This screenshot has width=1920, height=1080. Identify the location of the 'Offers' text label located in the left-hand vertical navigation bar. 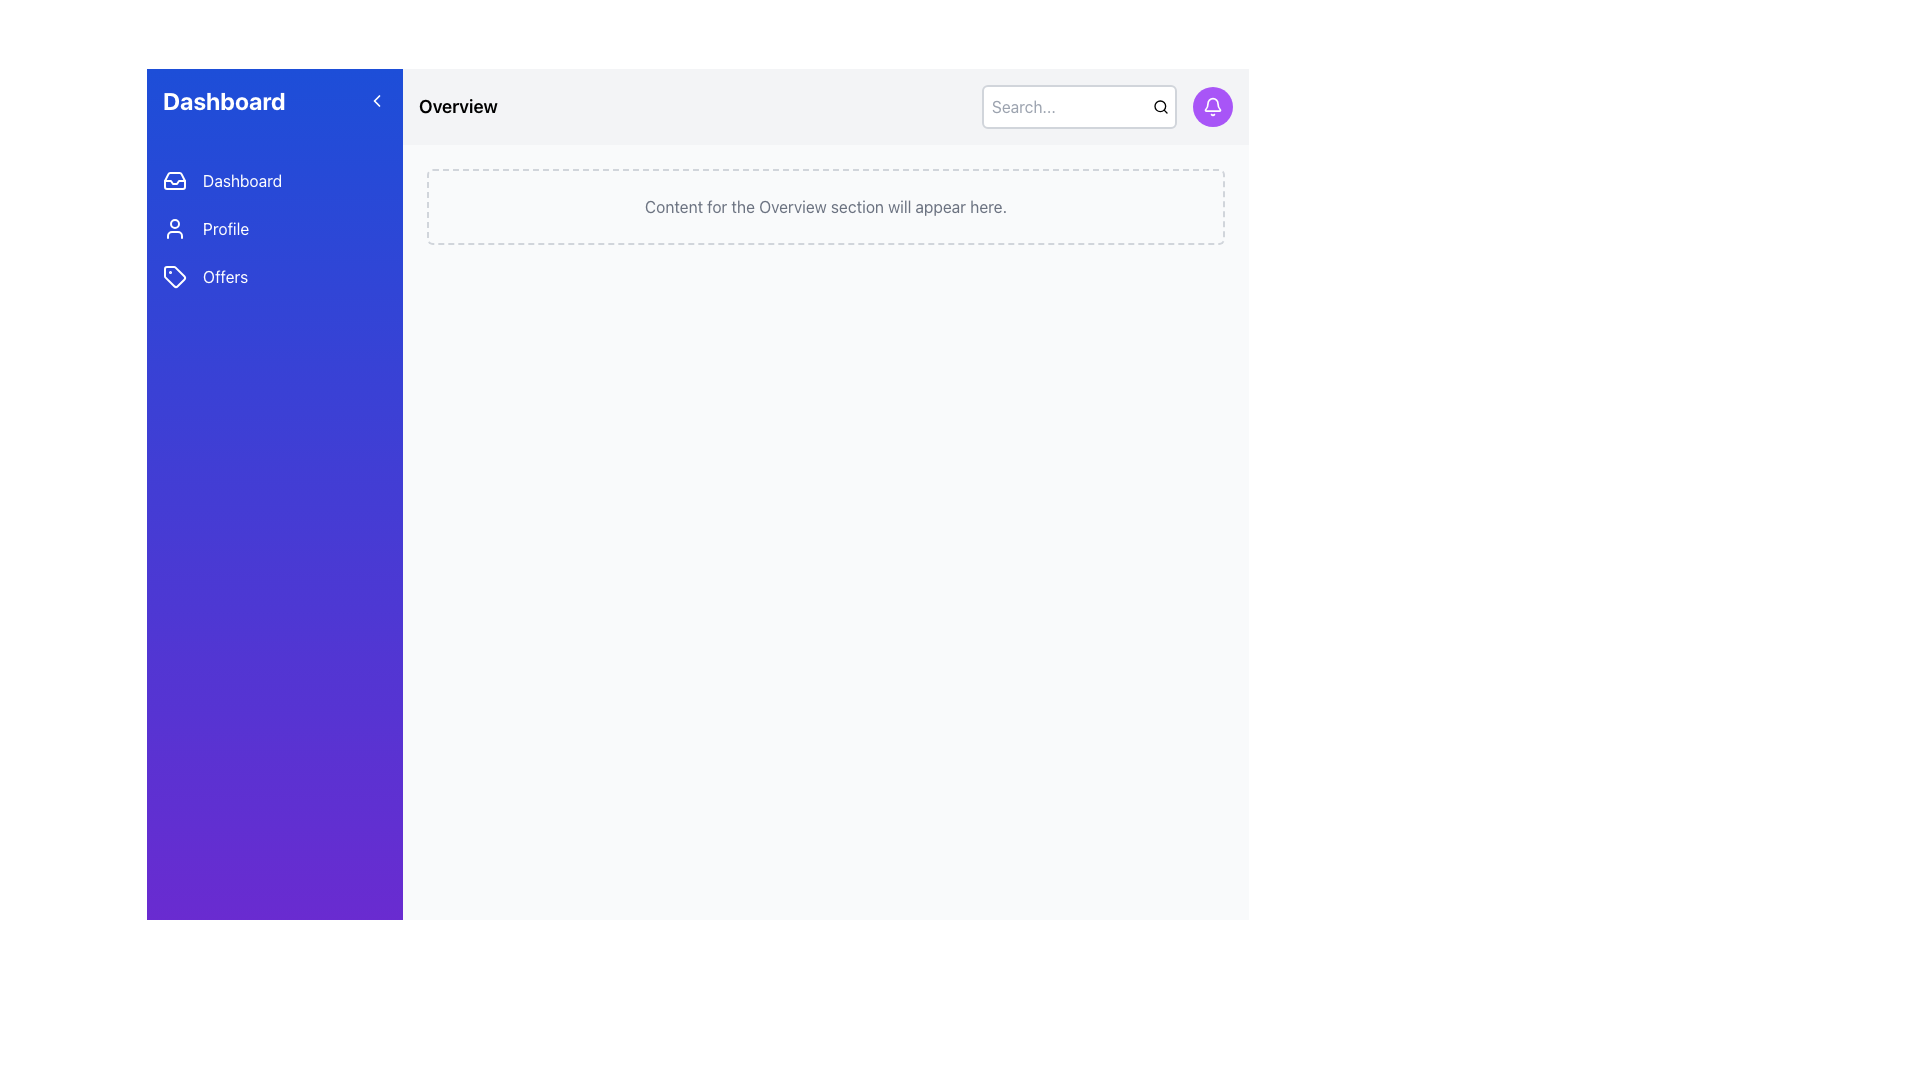
(225, 277).